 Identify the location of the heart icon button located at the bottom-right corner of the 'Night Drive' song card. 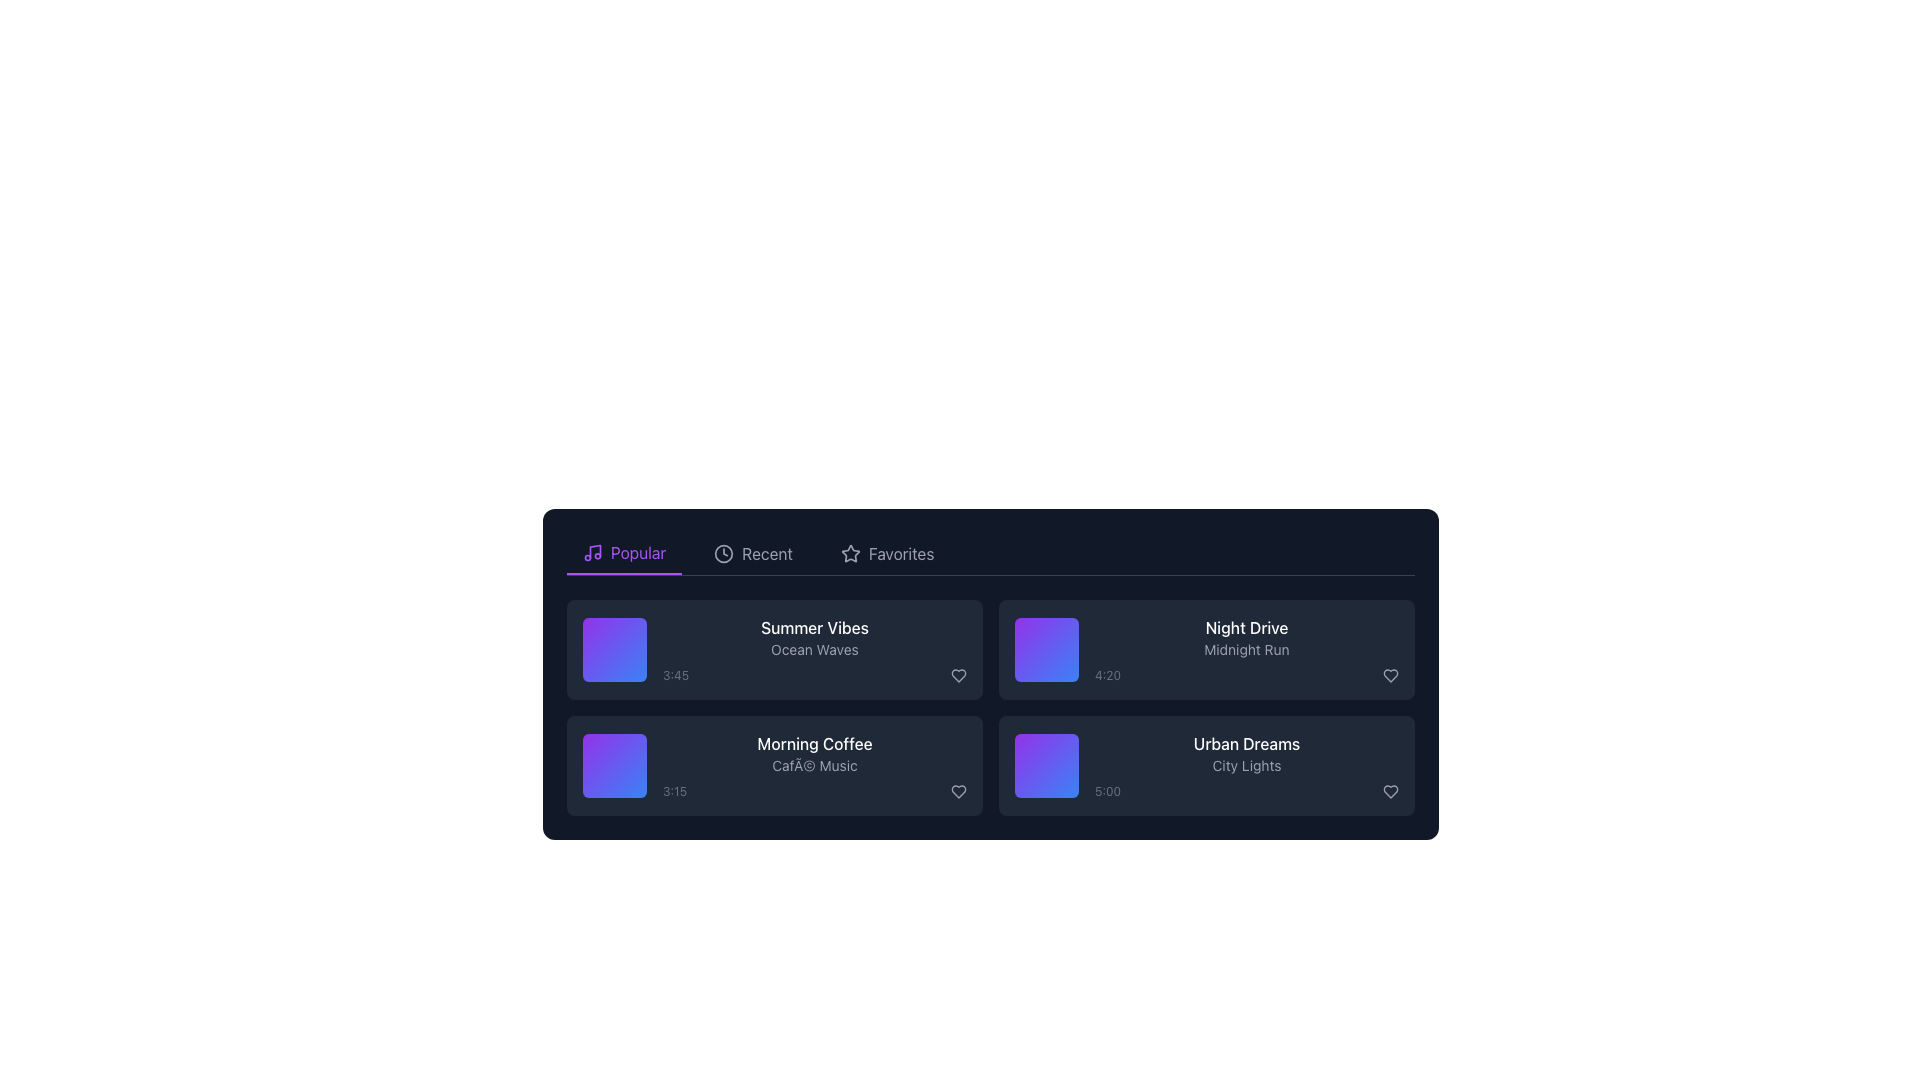
(1390, 675).